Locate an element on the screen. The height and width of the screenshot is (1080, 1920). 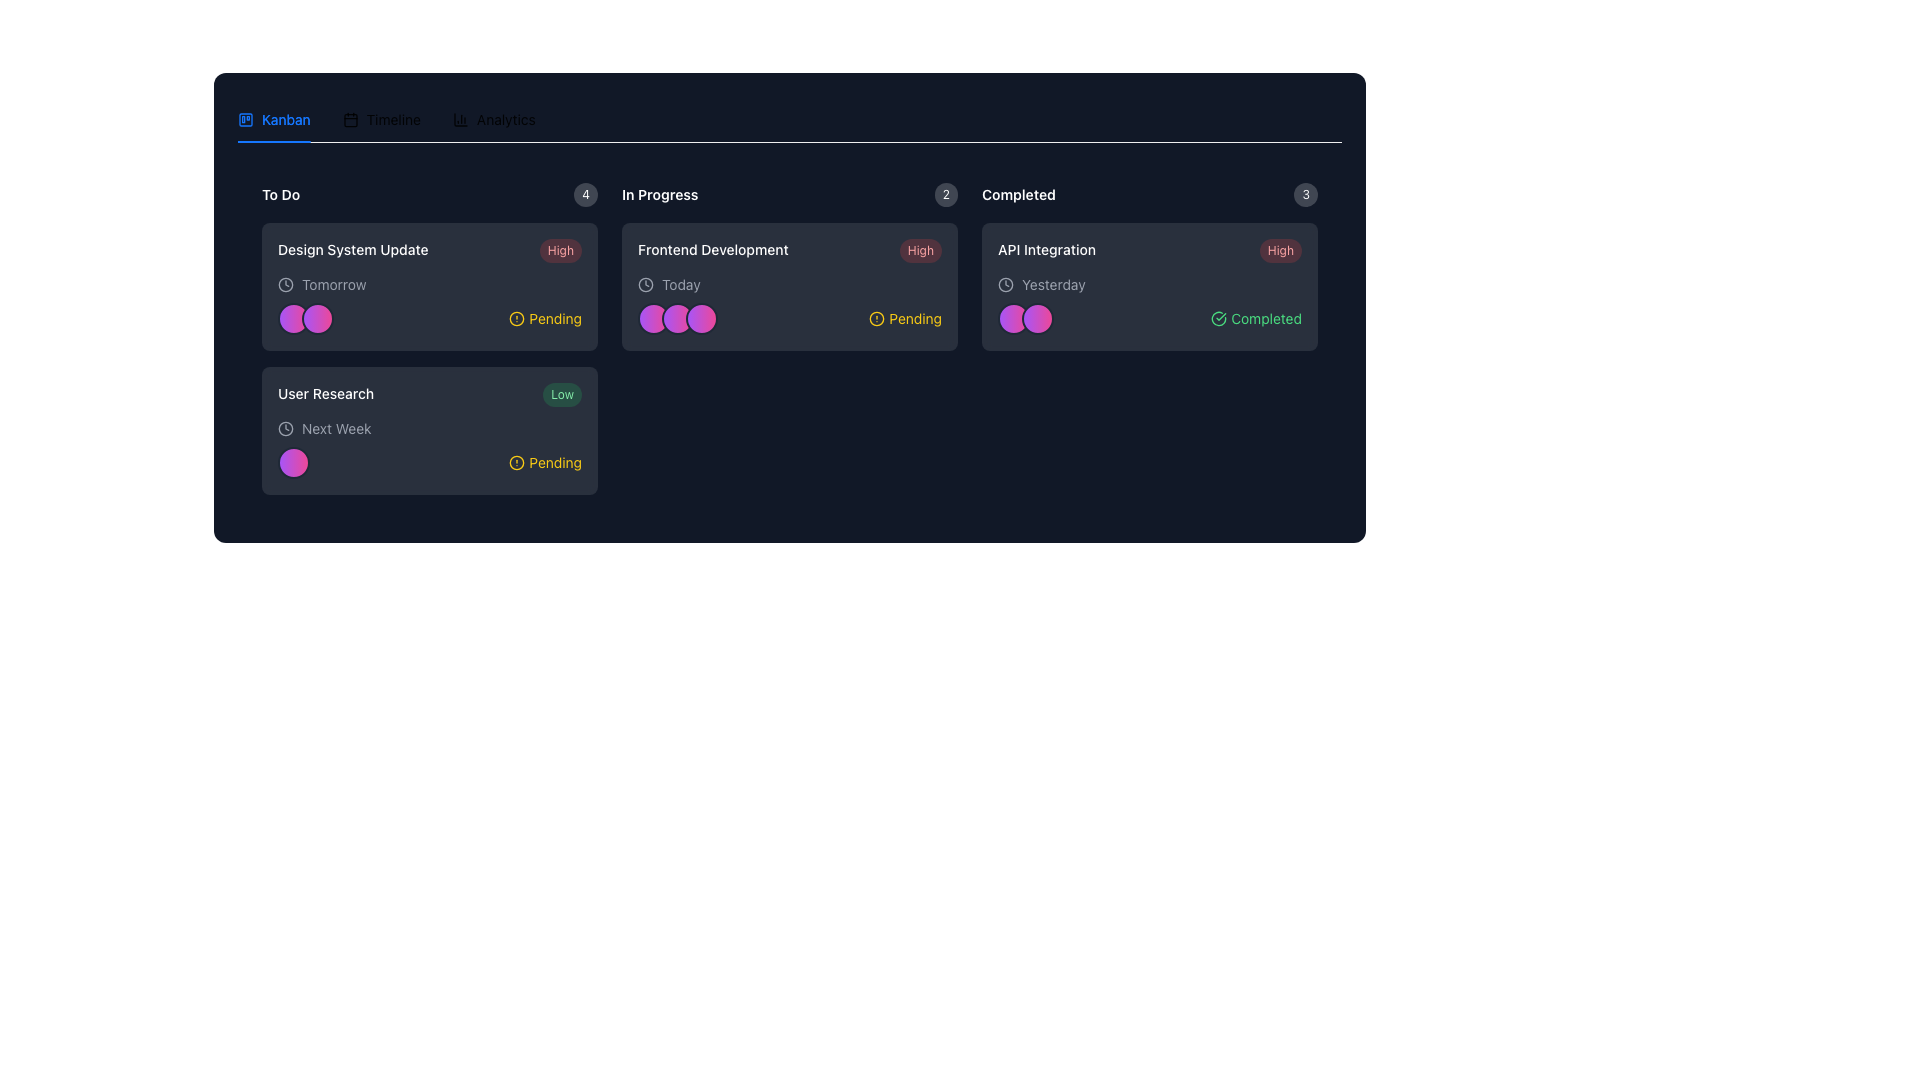
the SVG Circle Element that indicates an alert or attention-needed status in the 'In Progress' section, near the 'Frontend Development' card is located at coordinates (877, 318).